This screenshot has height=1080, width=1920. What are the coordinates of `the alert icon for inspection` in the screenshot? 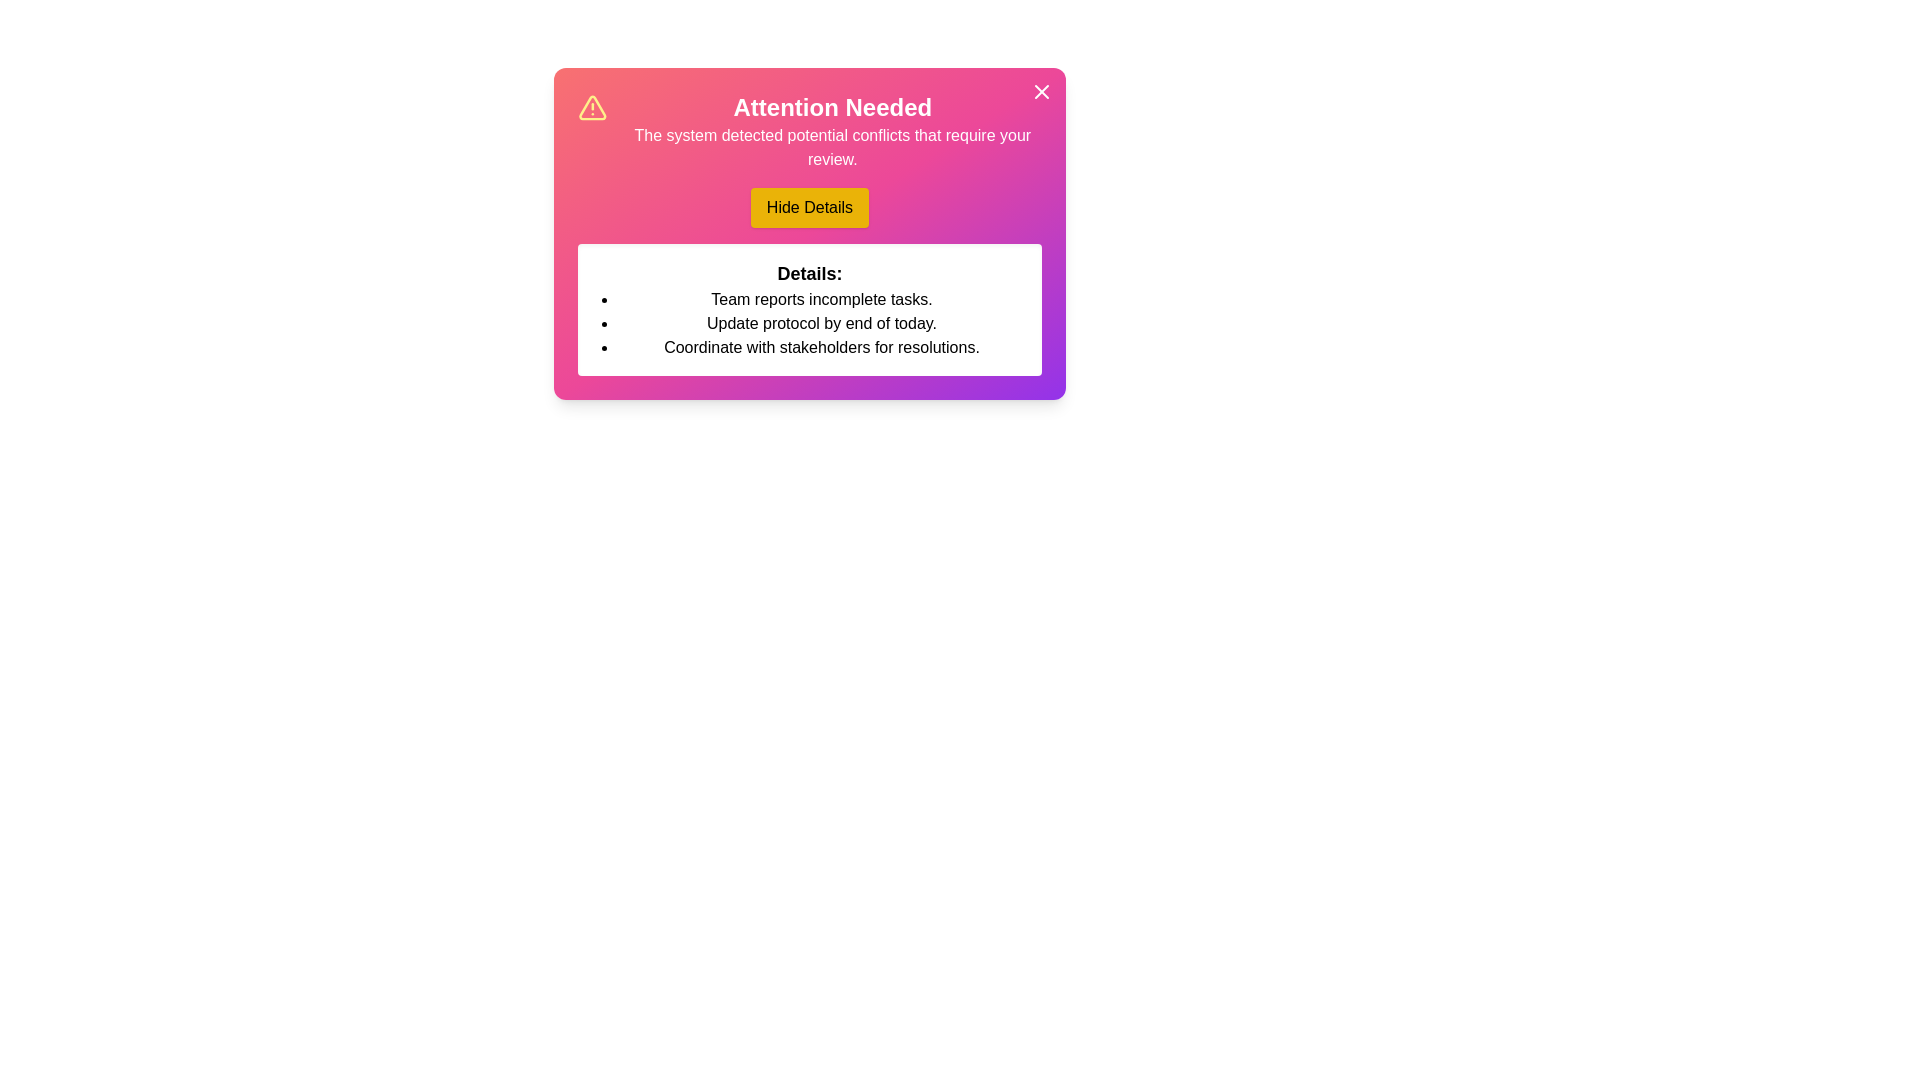 It's located at (590, 108).